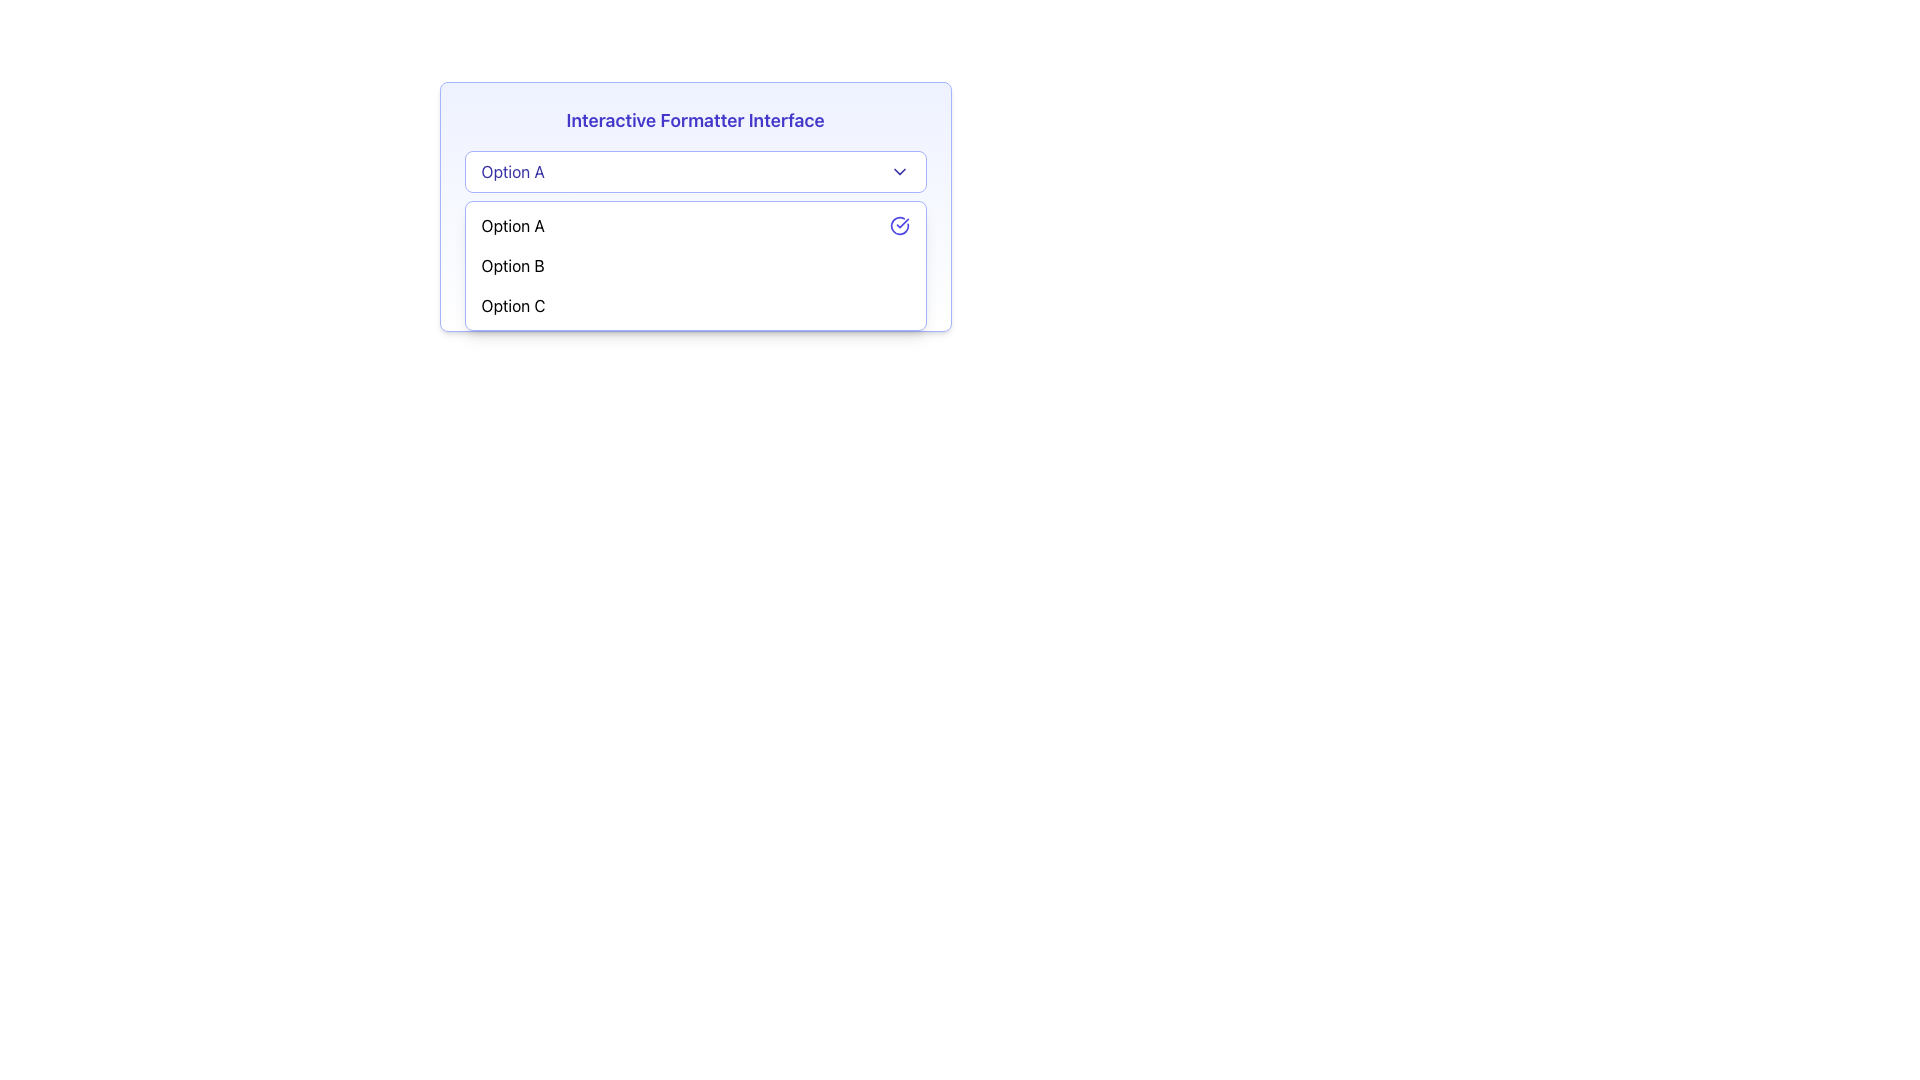  I want to click on the Text Label that serves as the title or header for the interface, positioned at the top of a panel with rounded edges and a gradient background, so click(695, 120).